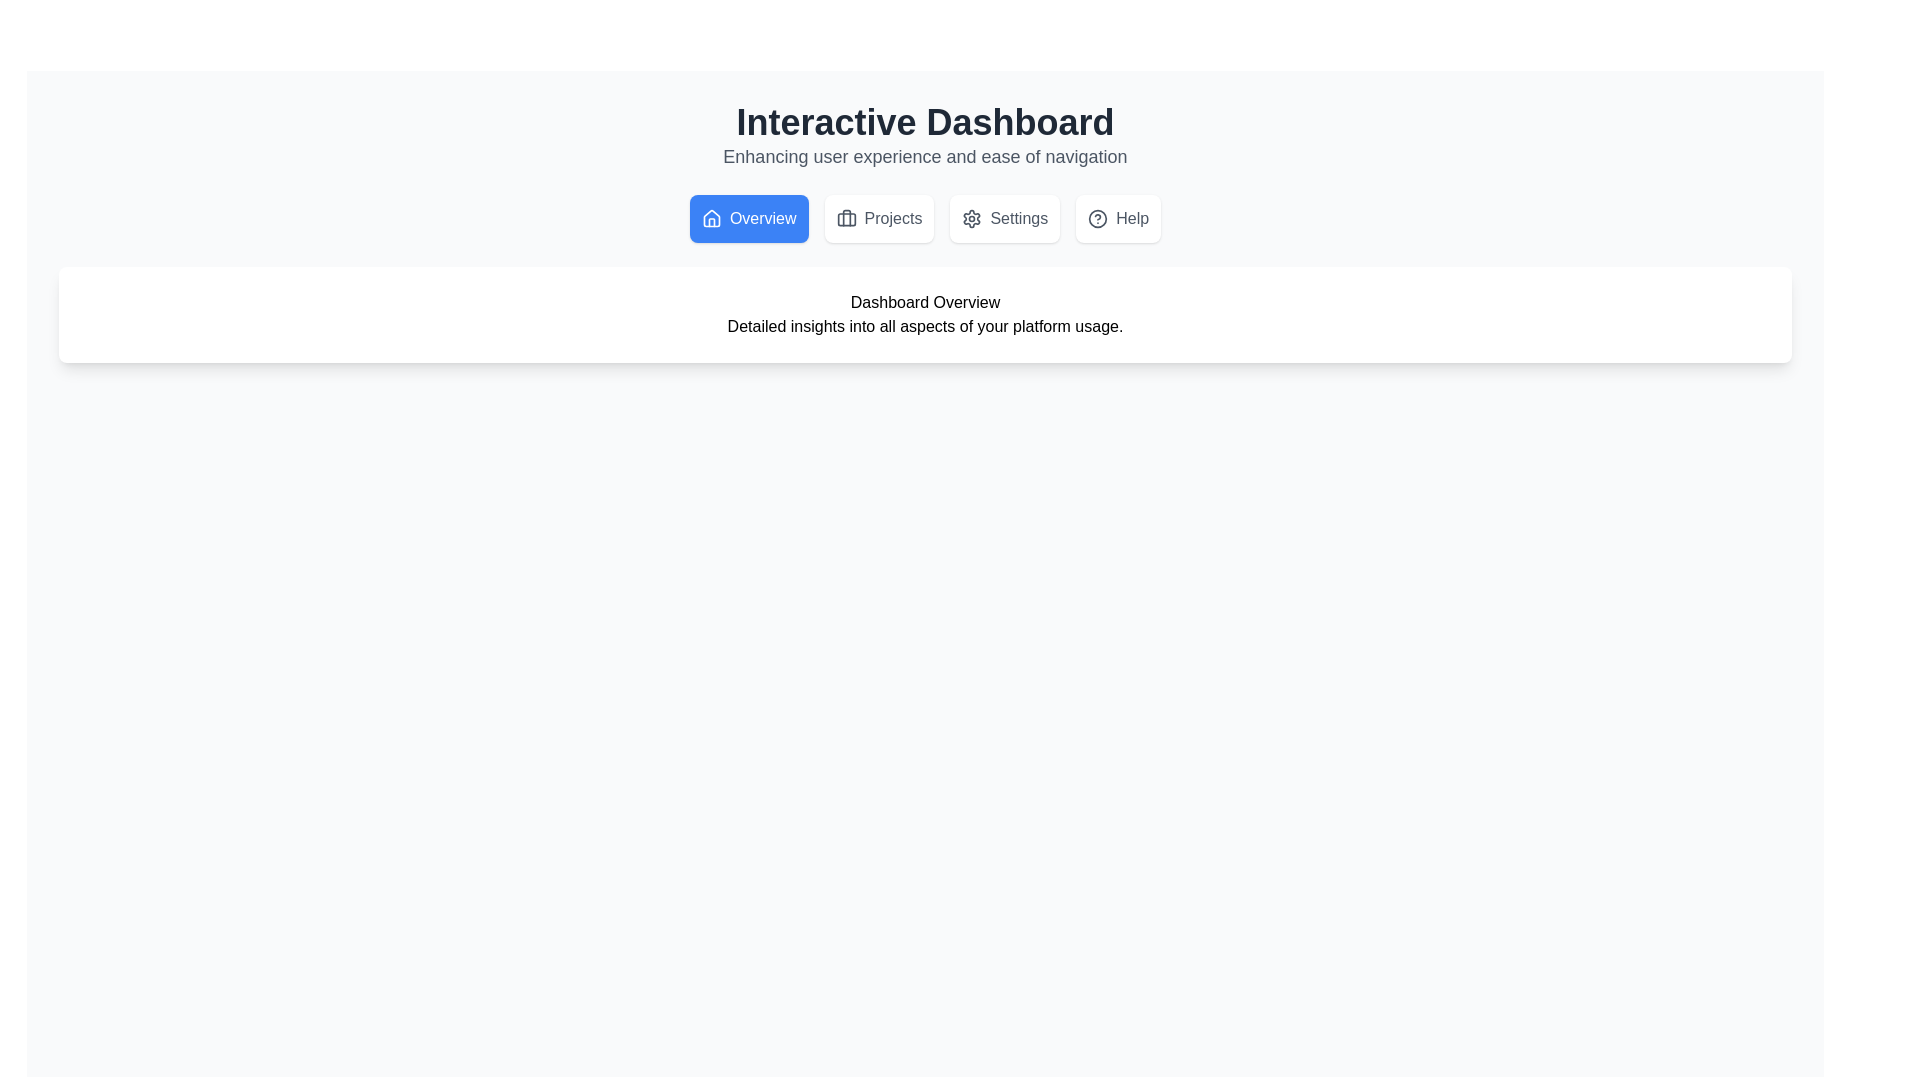 The width and height of the screenshot is (1920, 1080). Describe the element at coordinates (1132, 219) in the screenshot. I see `the 'Help' button, which is a text label displaying the word 'Help' in gray color, located within the top-right navigation bar next to a help icon` at that location.